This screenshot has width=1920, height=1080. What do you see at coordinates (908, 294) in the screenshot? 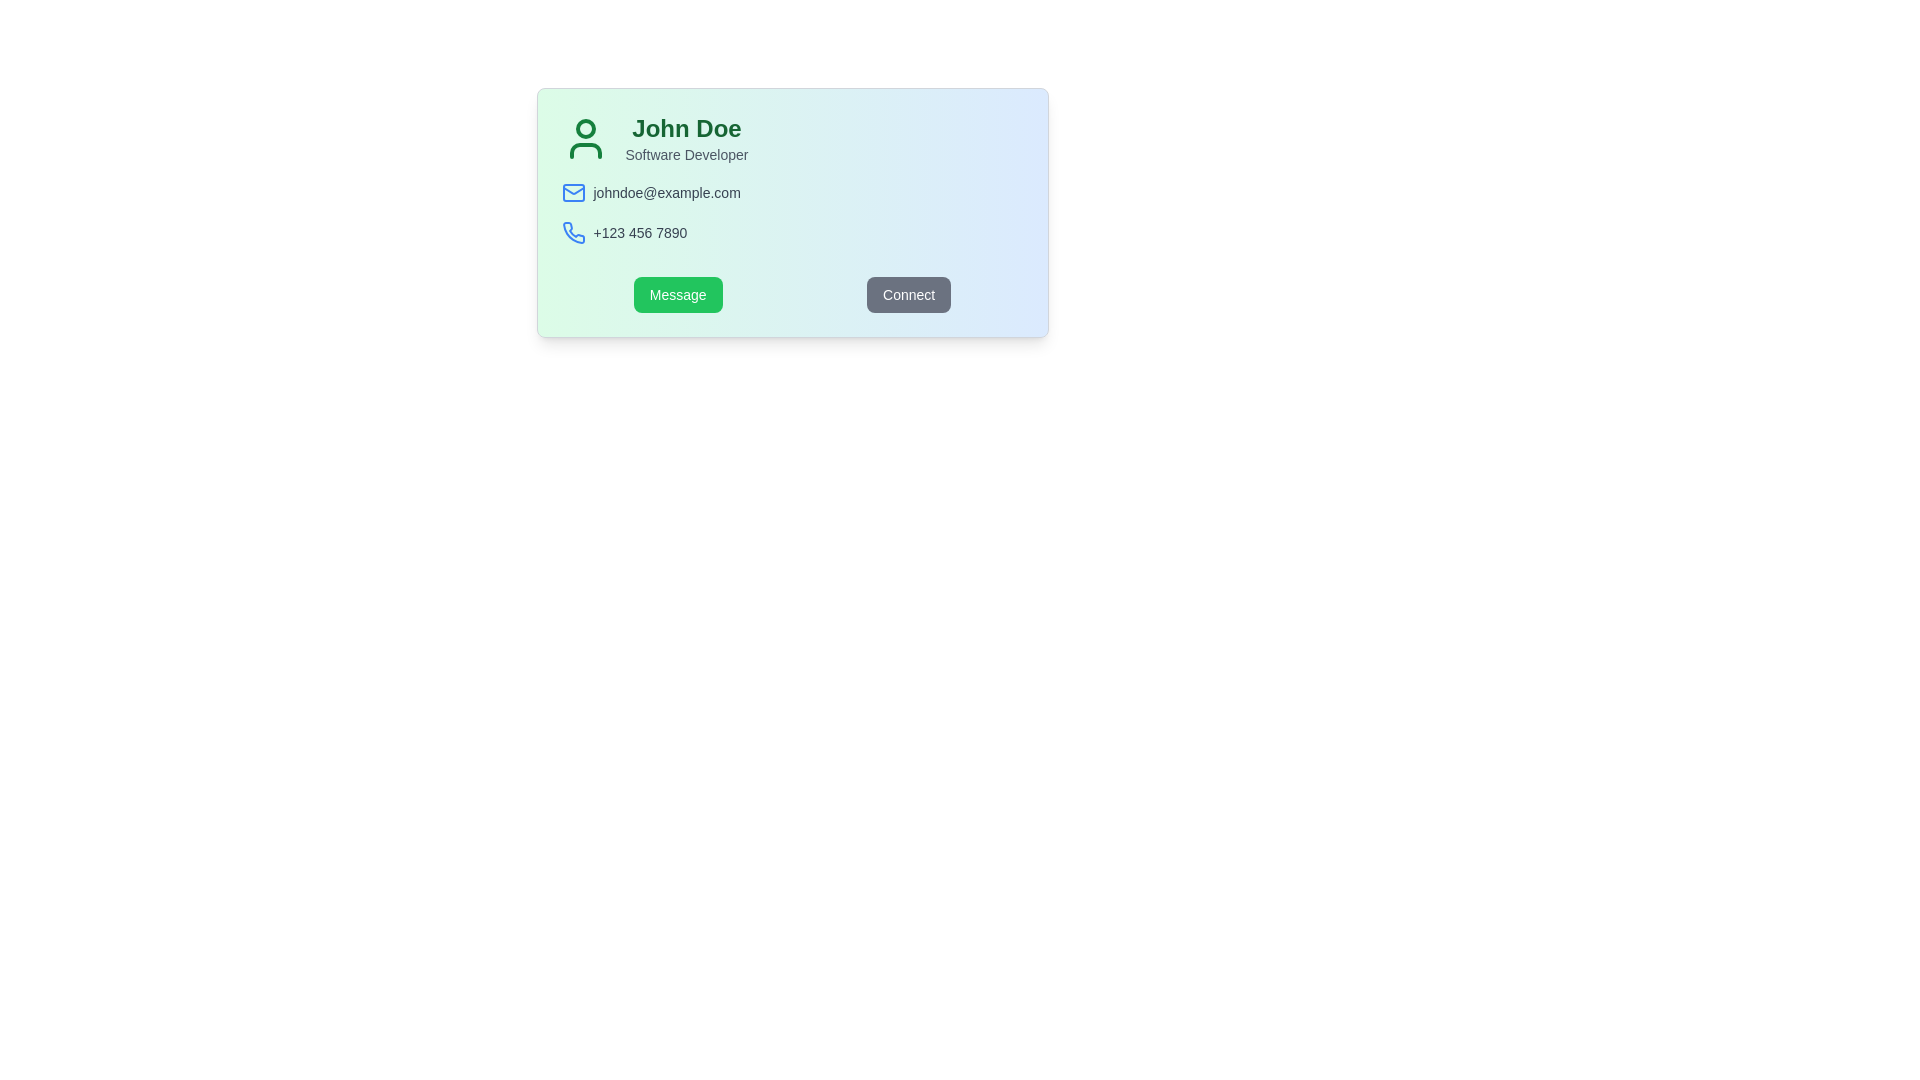
I see `the 'Connect' button with a gray background and white text` at bounding box center [908, 294].